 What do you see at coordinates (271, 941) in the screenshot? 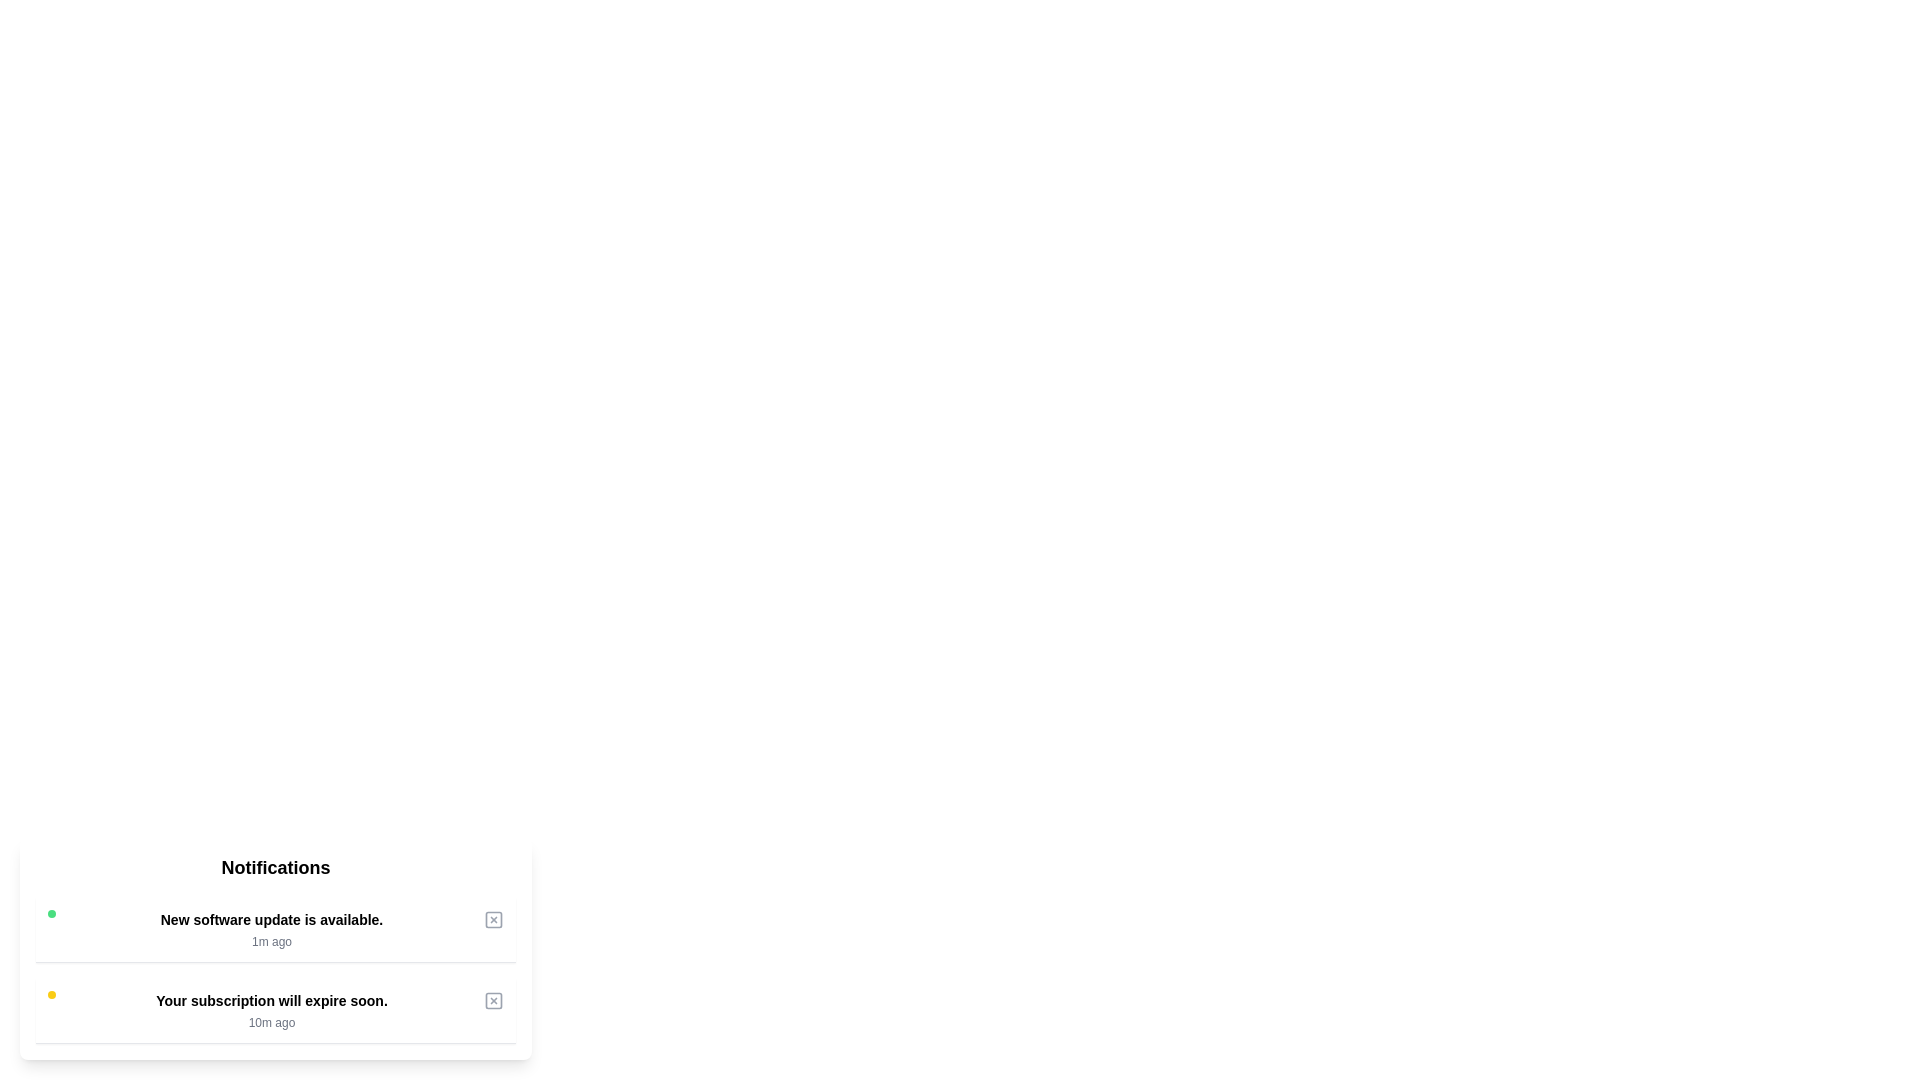
I see `the timestamp text label displaying '1m ago', which is located below the notification message 'New software update is available.'` at bounding box center [271, 941].